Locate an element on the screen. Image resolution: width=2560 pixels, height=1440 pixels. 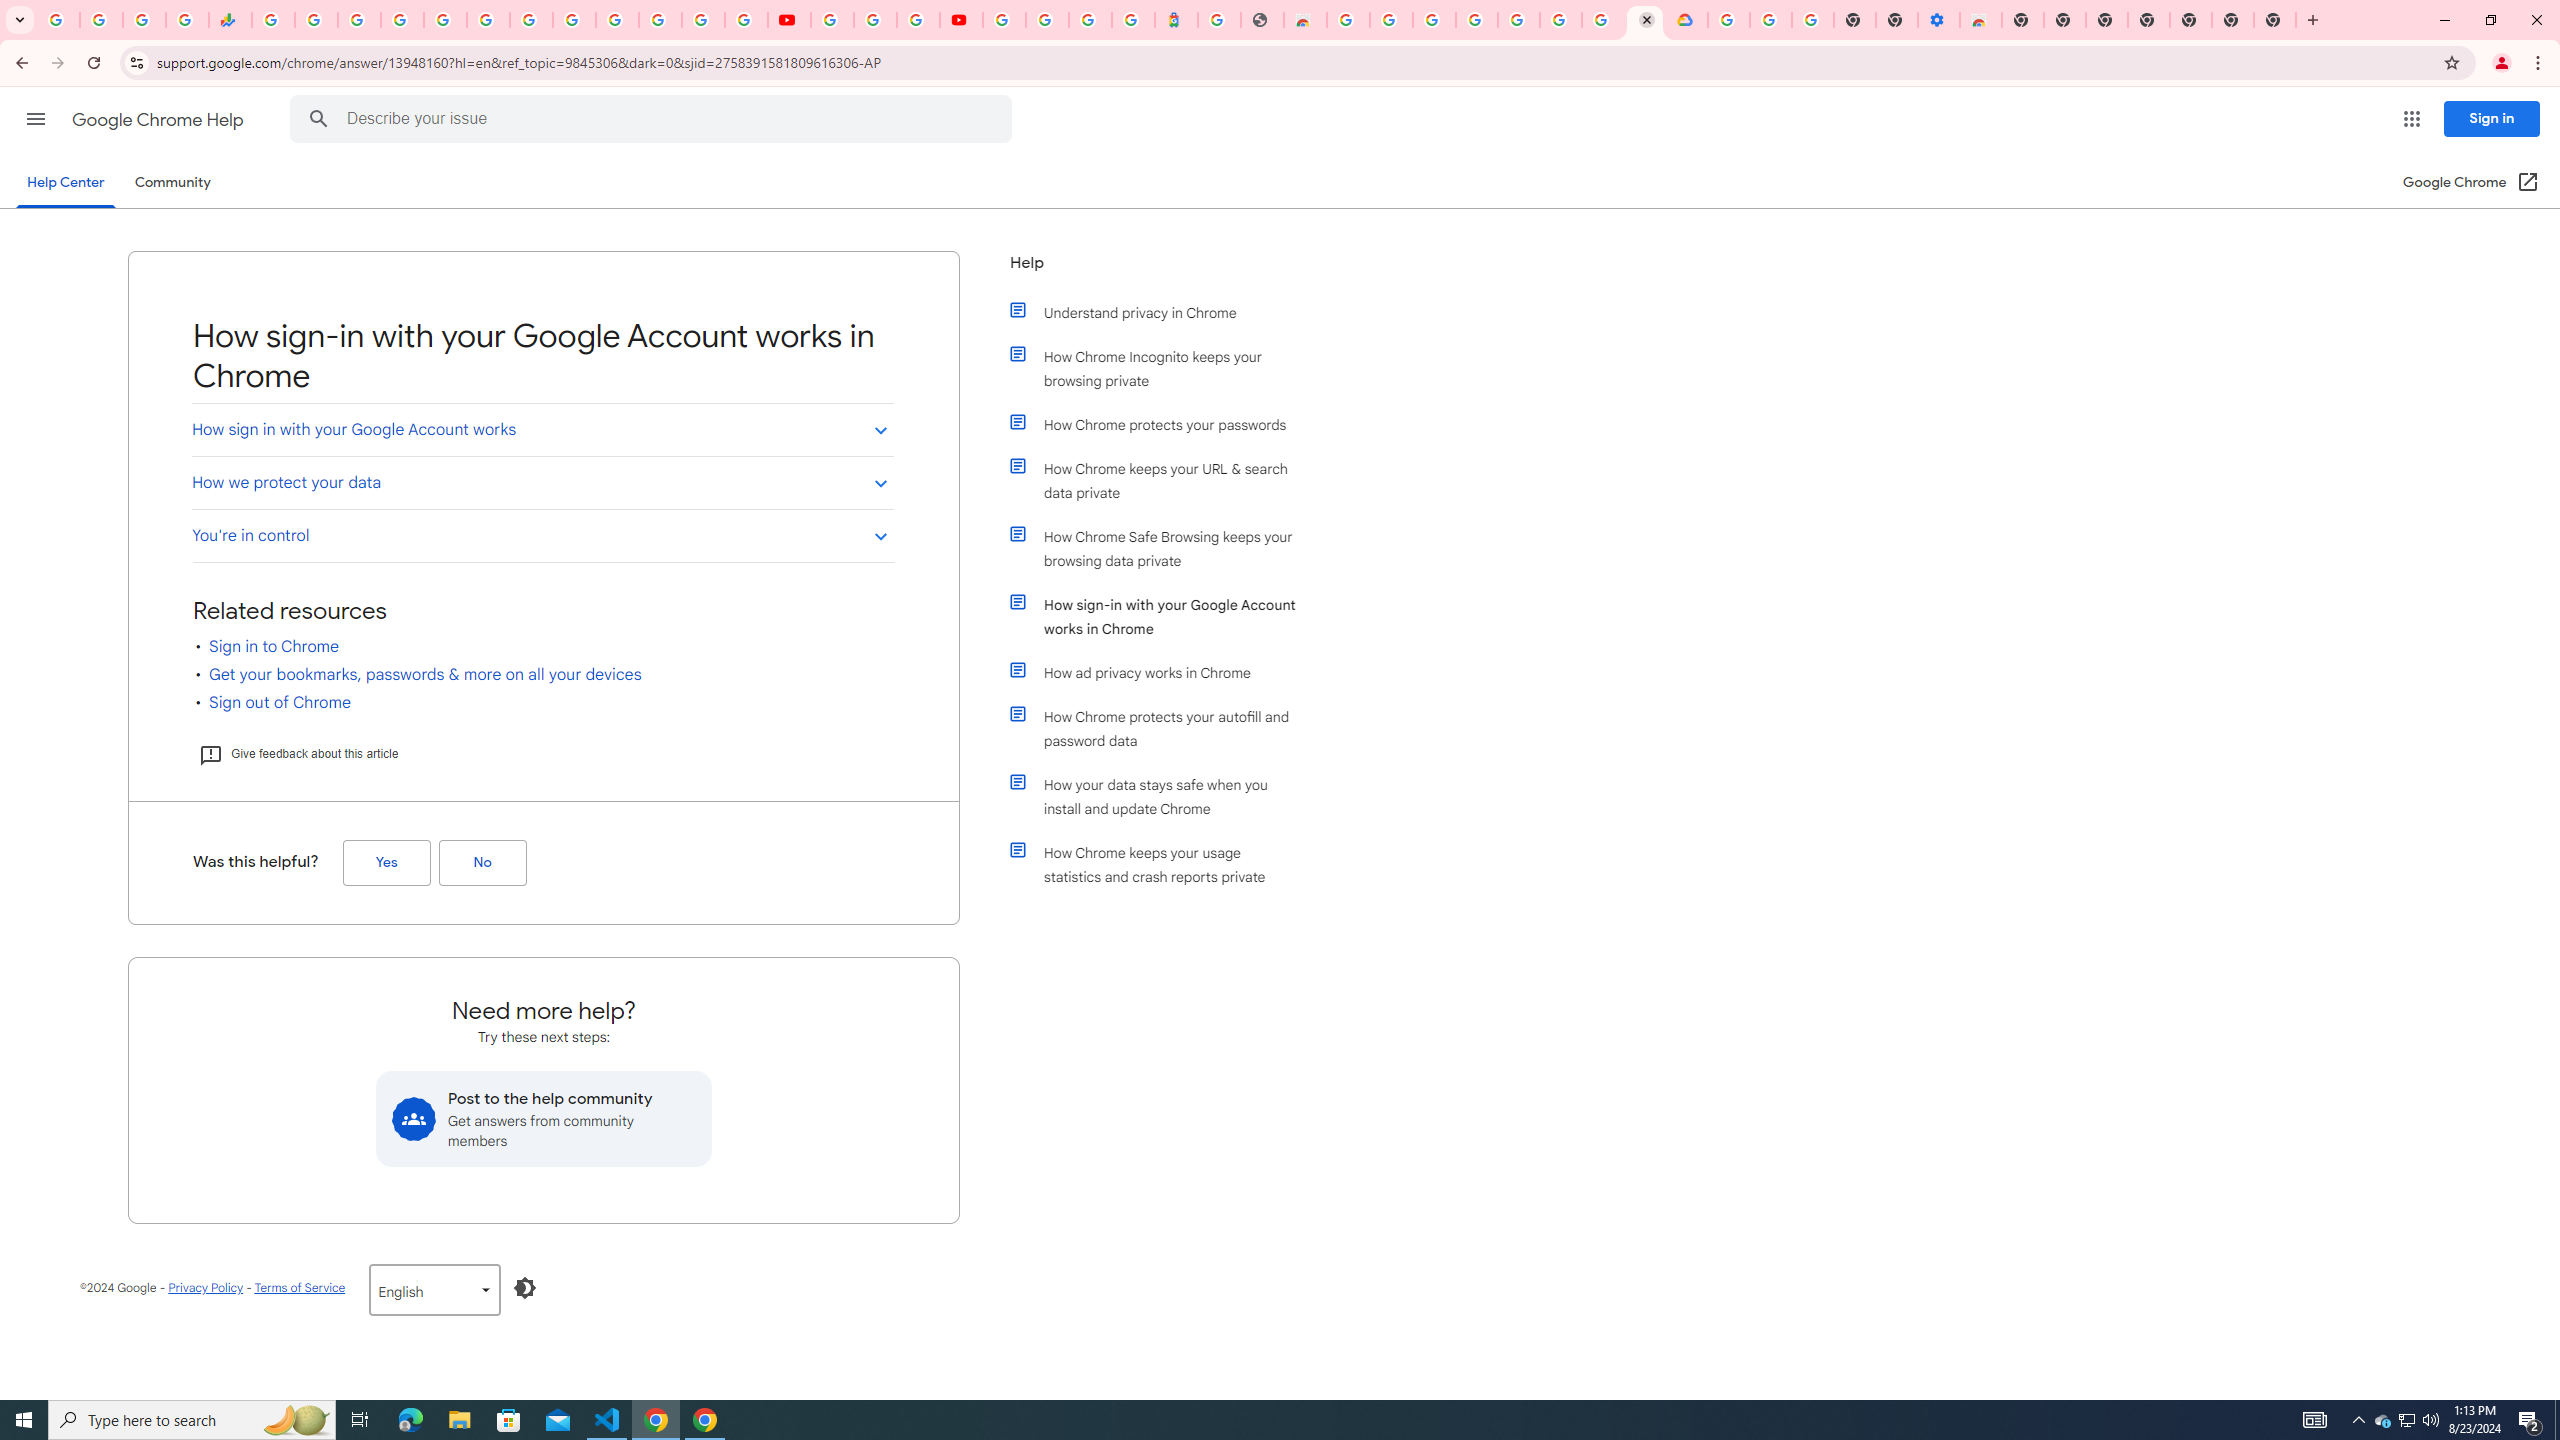
'Sign out of Chrome' is located at coordinates (280, 701).